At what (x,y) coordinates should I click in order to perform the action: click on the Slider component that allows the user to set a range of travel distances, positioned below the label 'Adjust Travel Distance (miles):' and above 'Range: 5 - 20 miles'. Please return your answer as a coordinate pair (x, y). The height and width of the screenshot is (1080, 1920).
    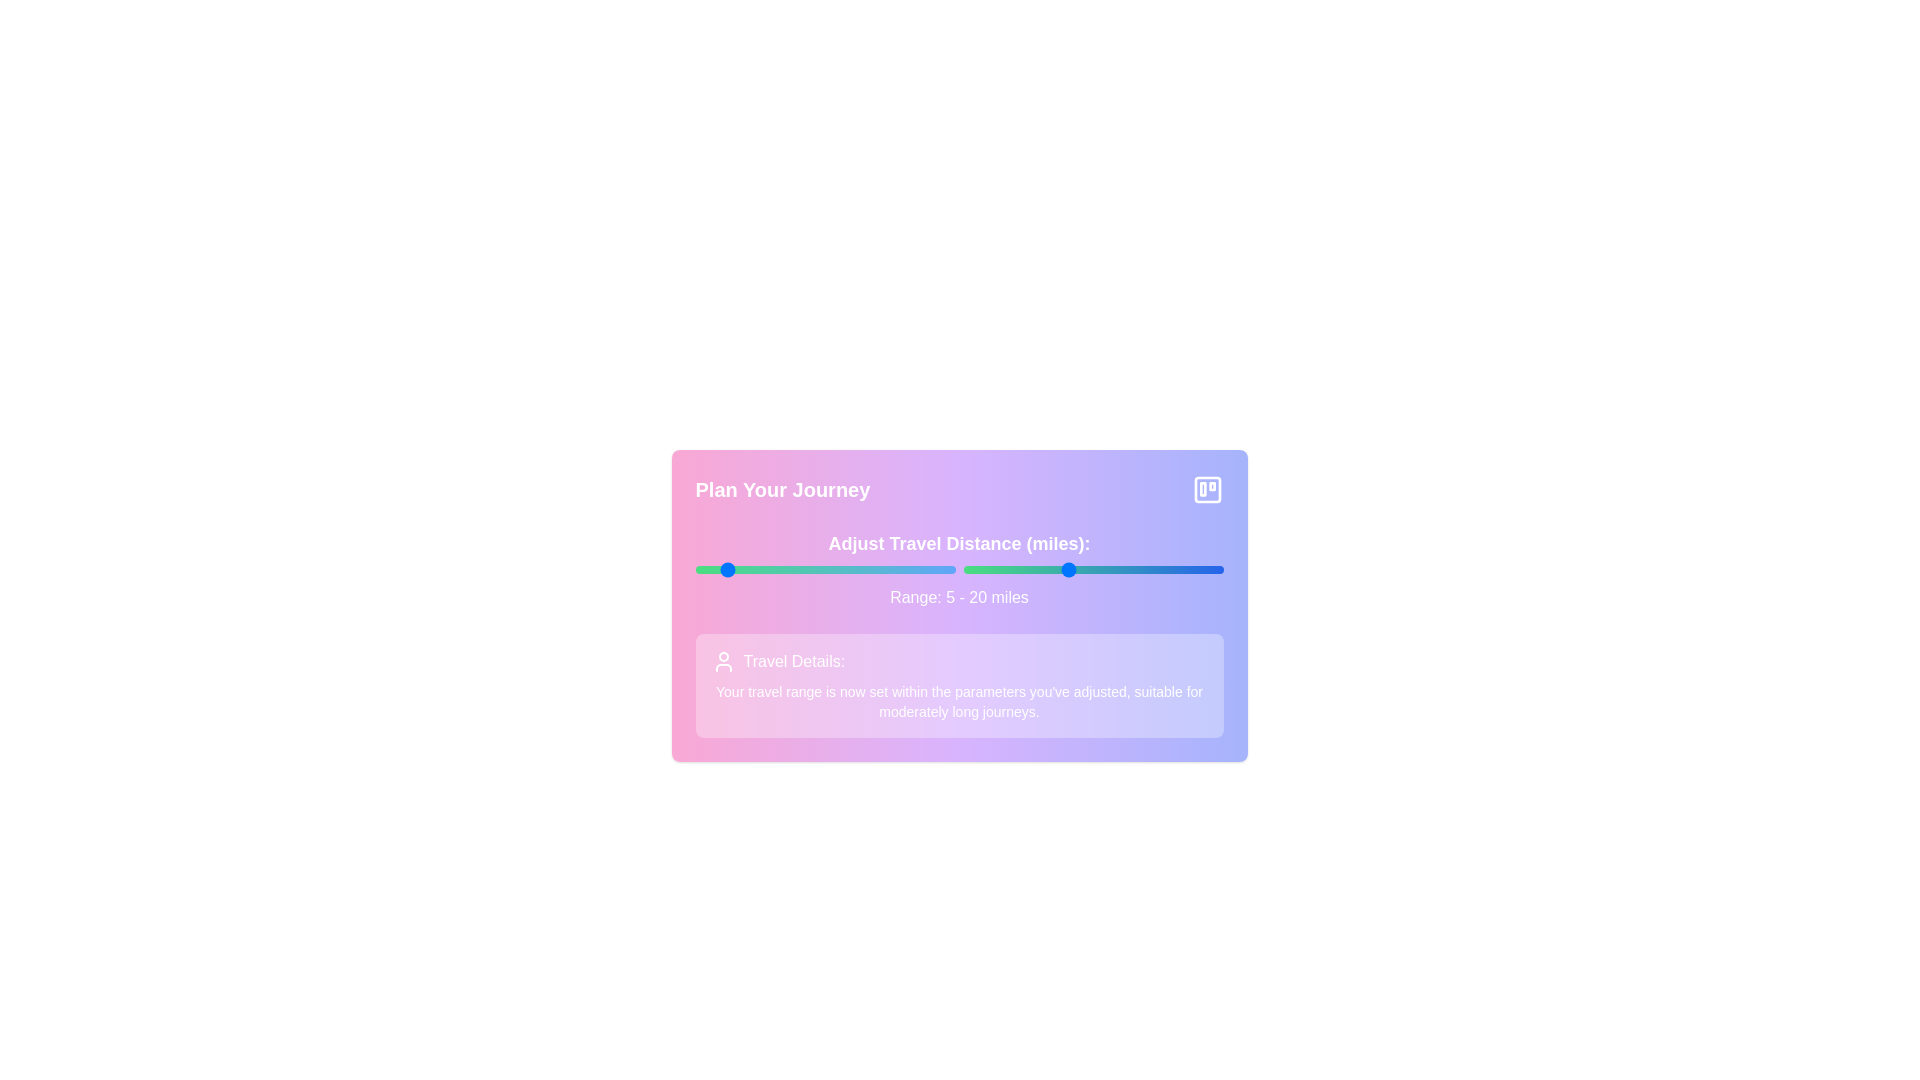
    Looking at the image, I should click on (958, 570).